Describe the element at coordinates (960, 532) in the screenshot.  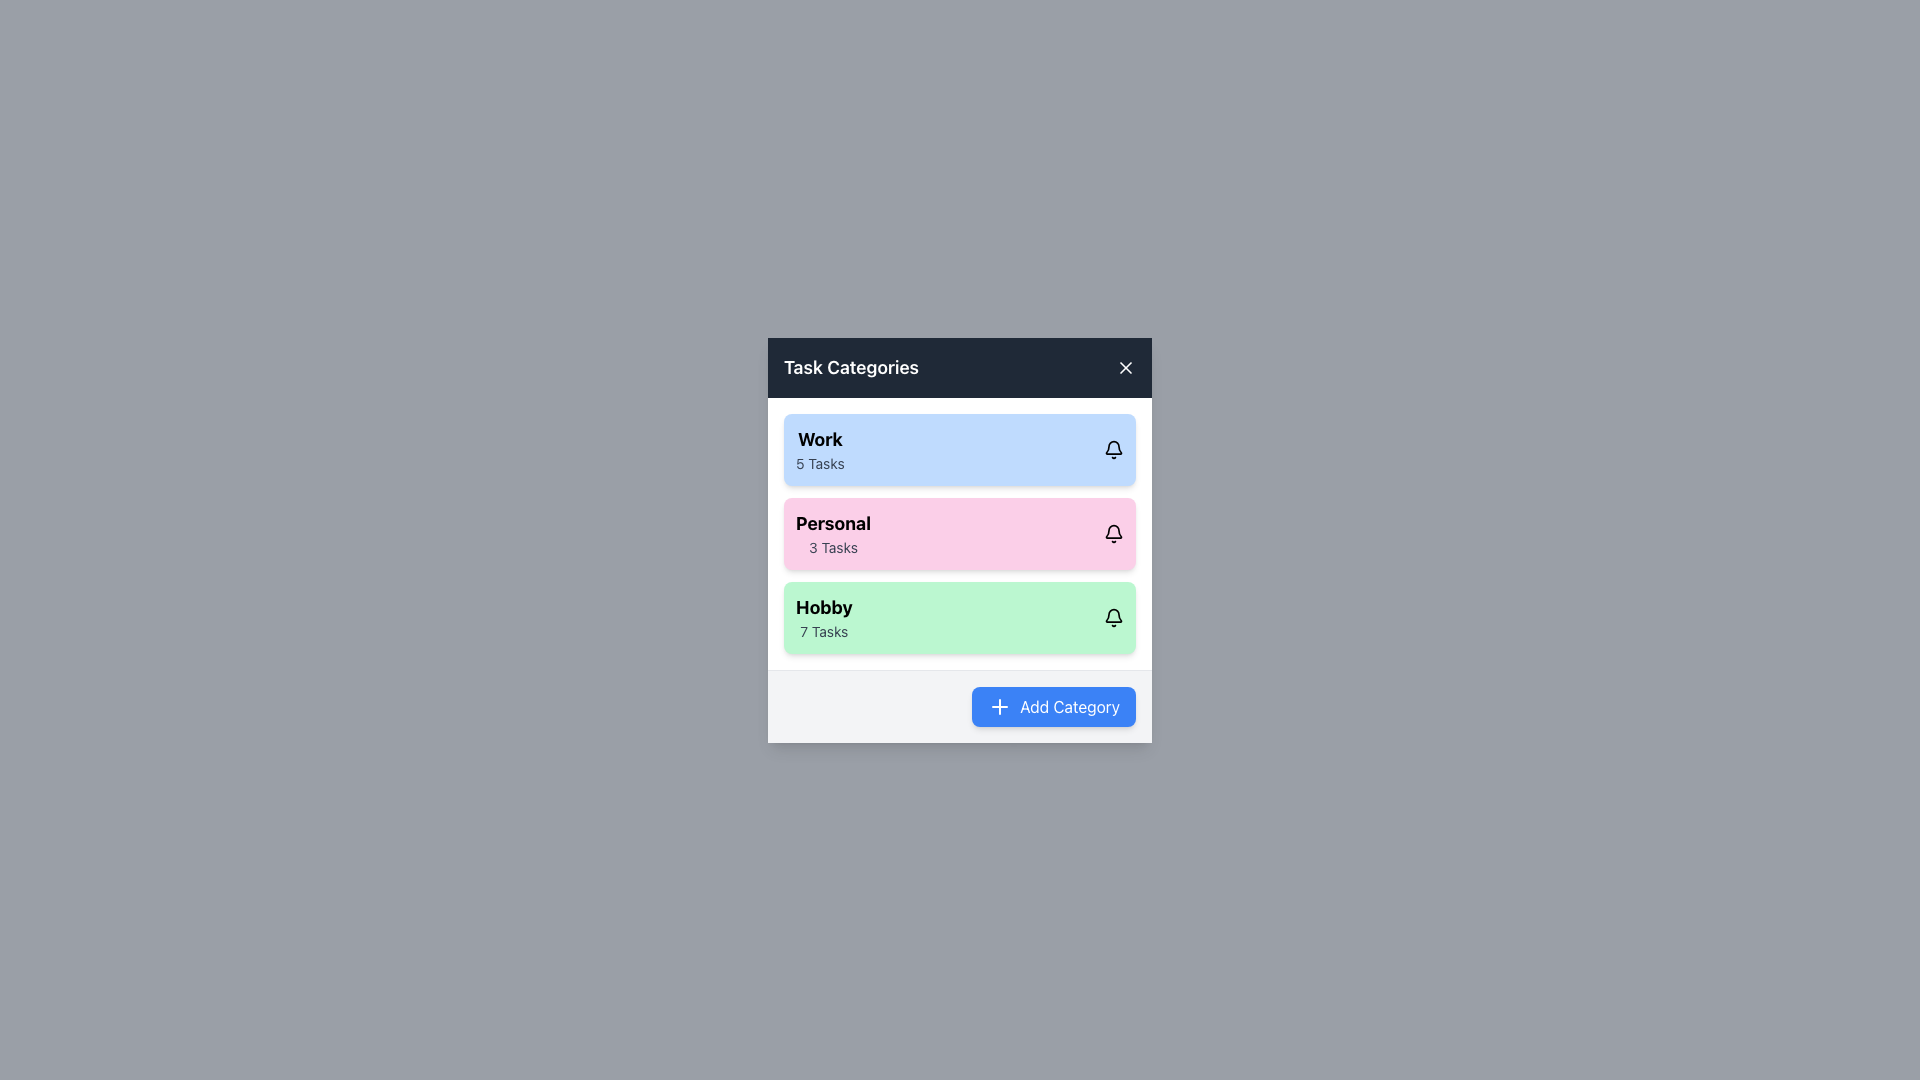
I see `the 'Personal' category block, which is the second in a vertical list of three categories` at that location.